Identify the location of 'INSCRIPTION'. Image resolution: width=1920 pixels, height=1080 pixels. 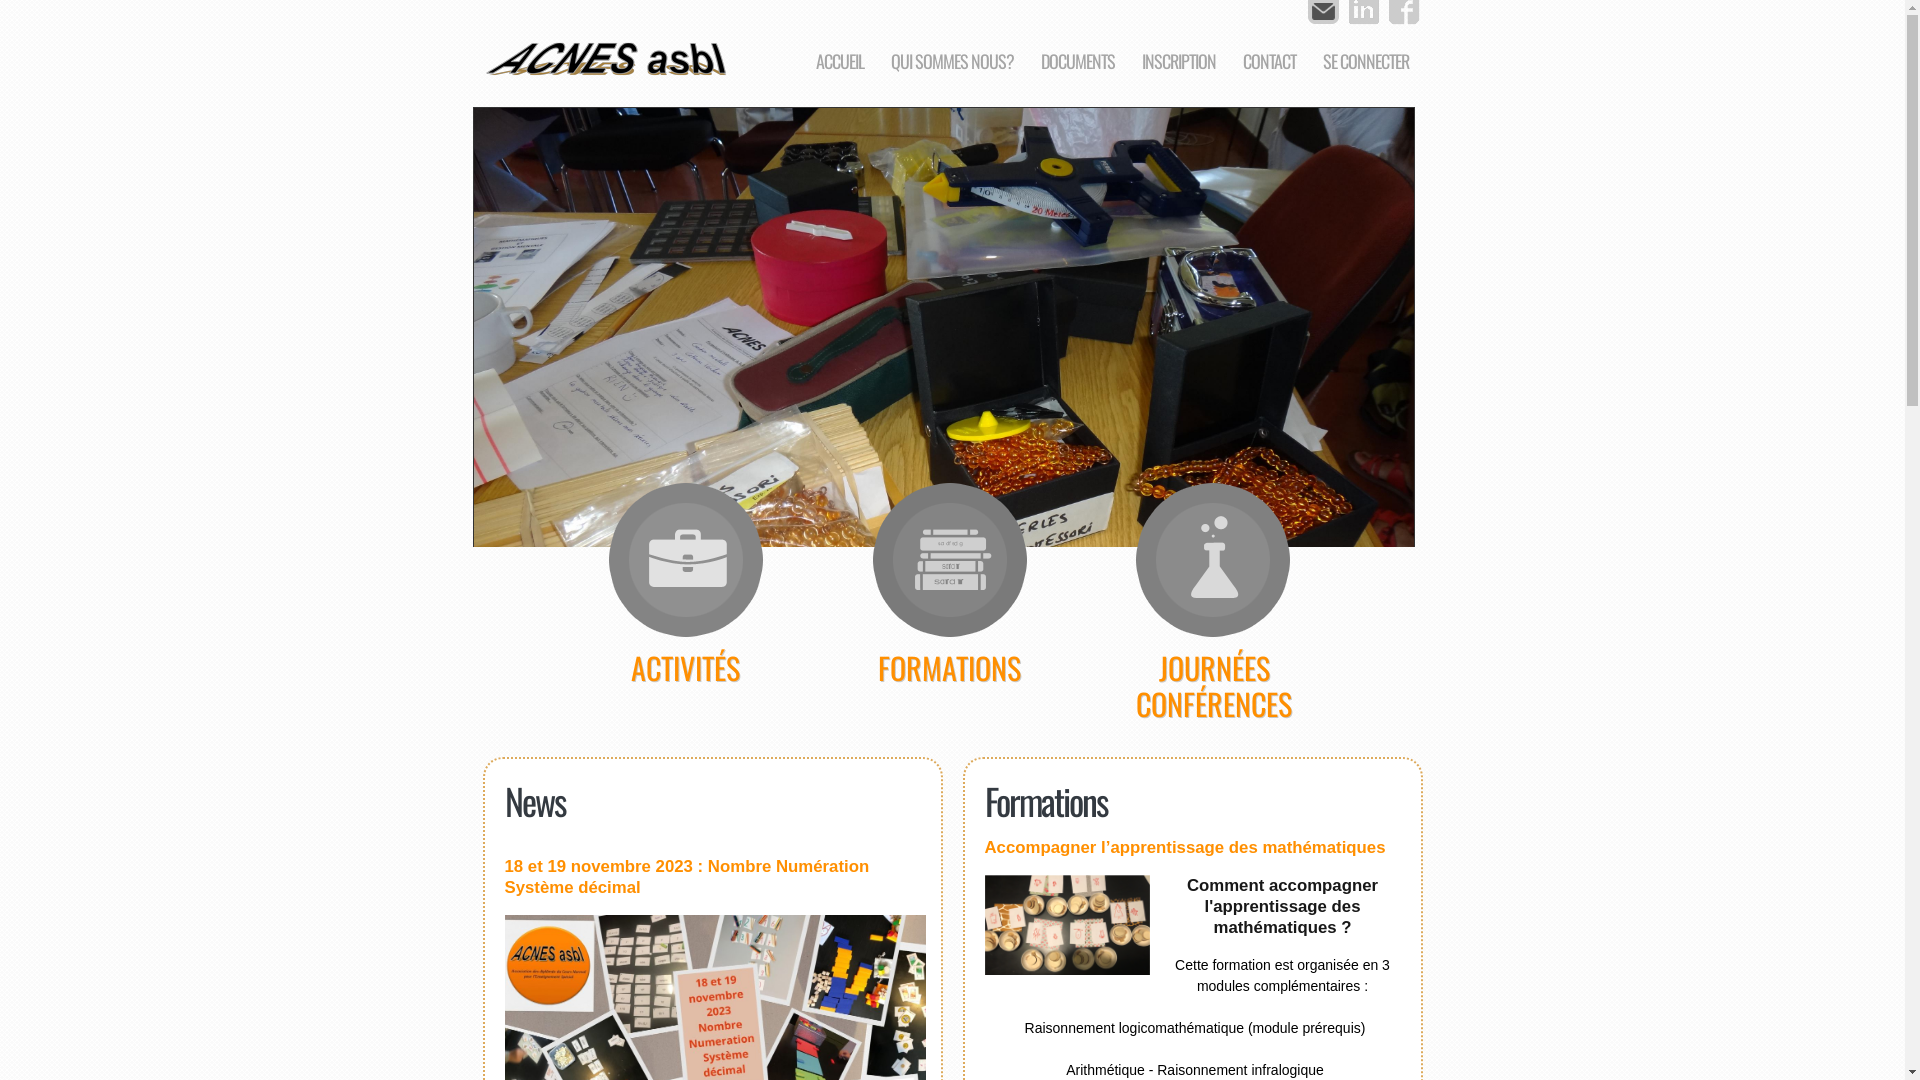
(1179, 60).